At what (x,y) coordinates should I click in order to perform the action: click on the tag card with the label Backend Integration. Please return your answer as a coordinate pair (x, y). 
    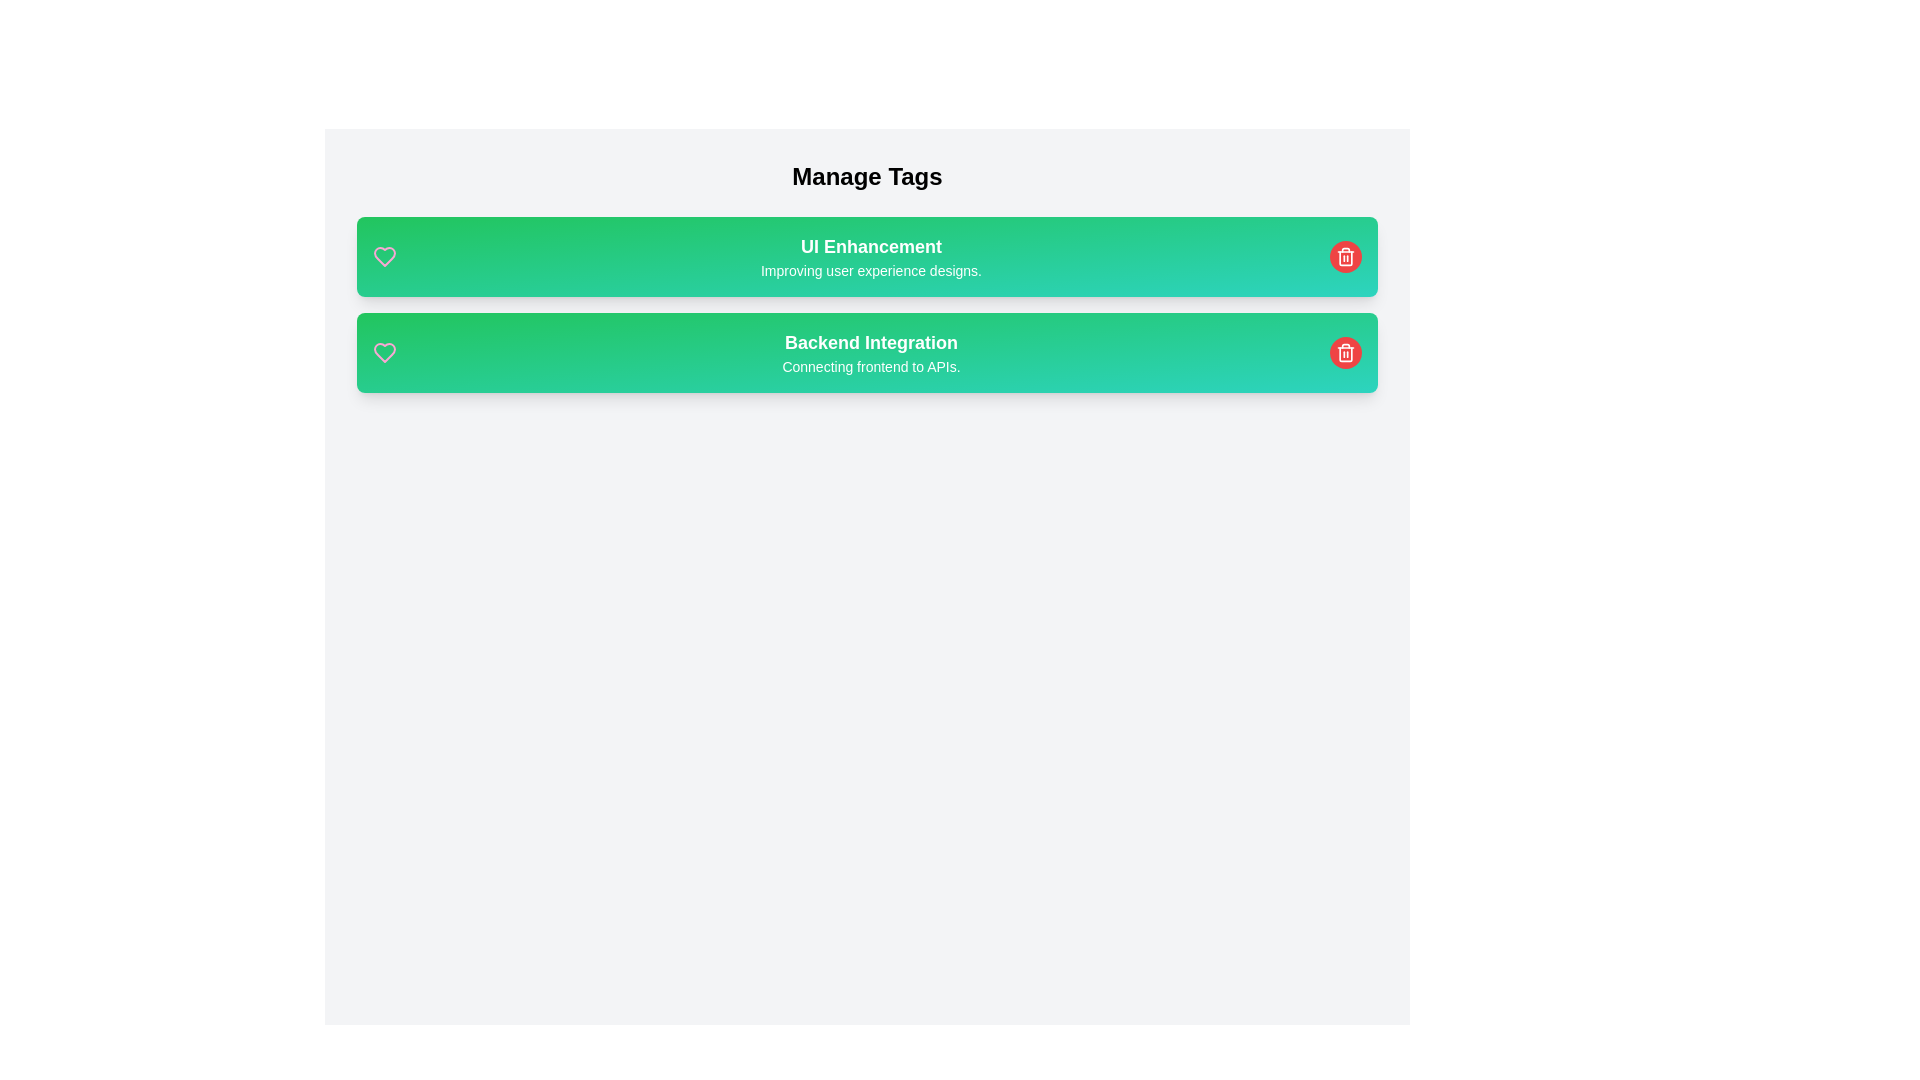
    Looking at the image, I should click on (867, 352).